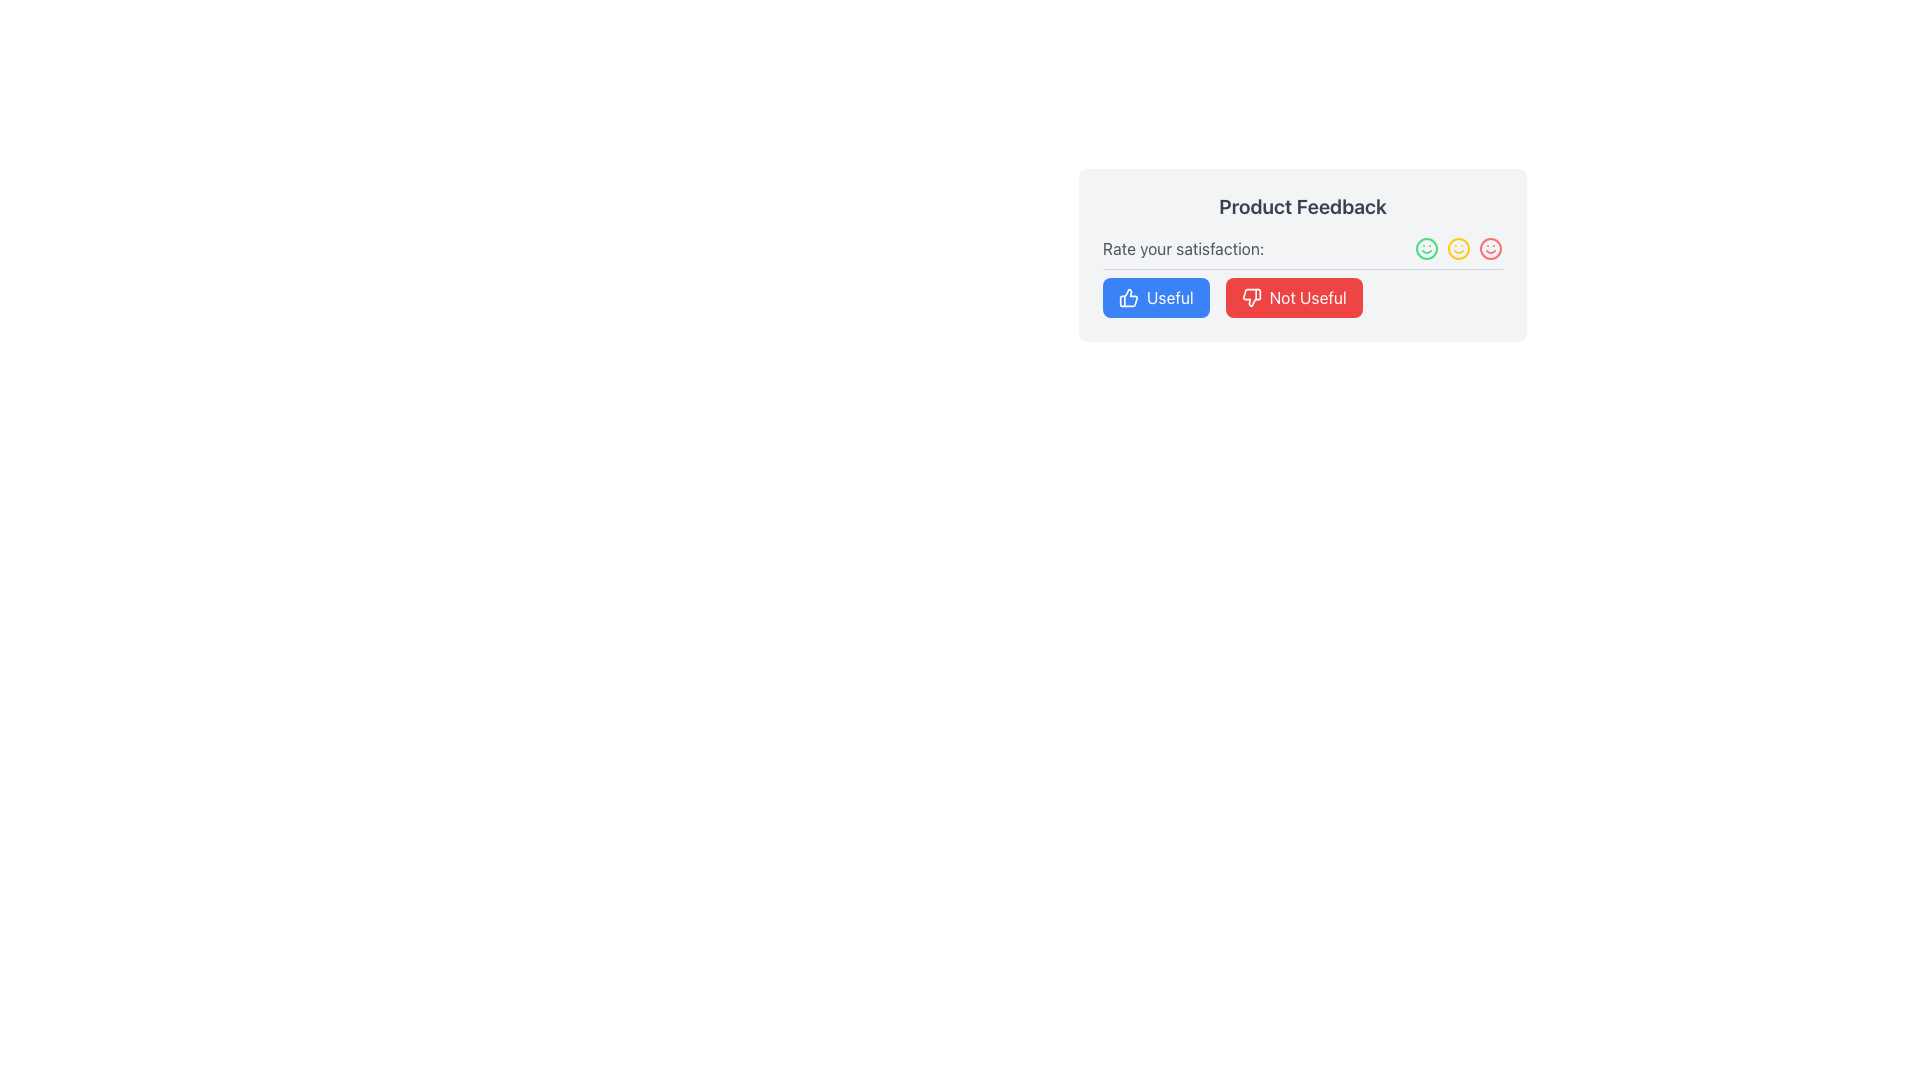  I want to click on the thumbs-up icon, which is styled with a transparent fill and a white stroke, located inside the blue 'Useful' button, so click(1128, 297).